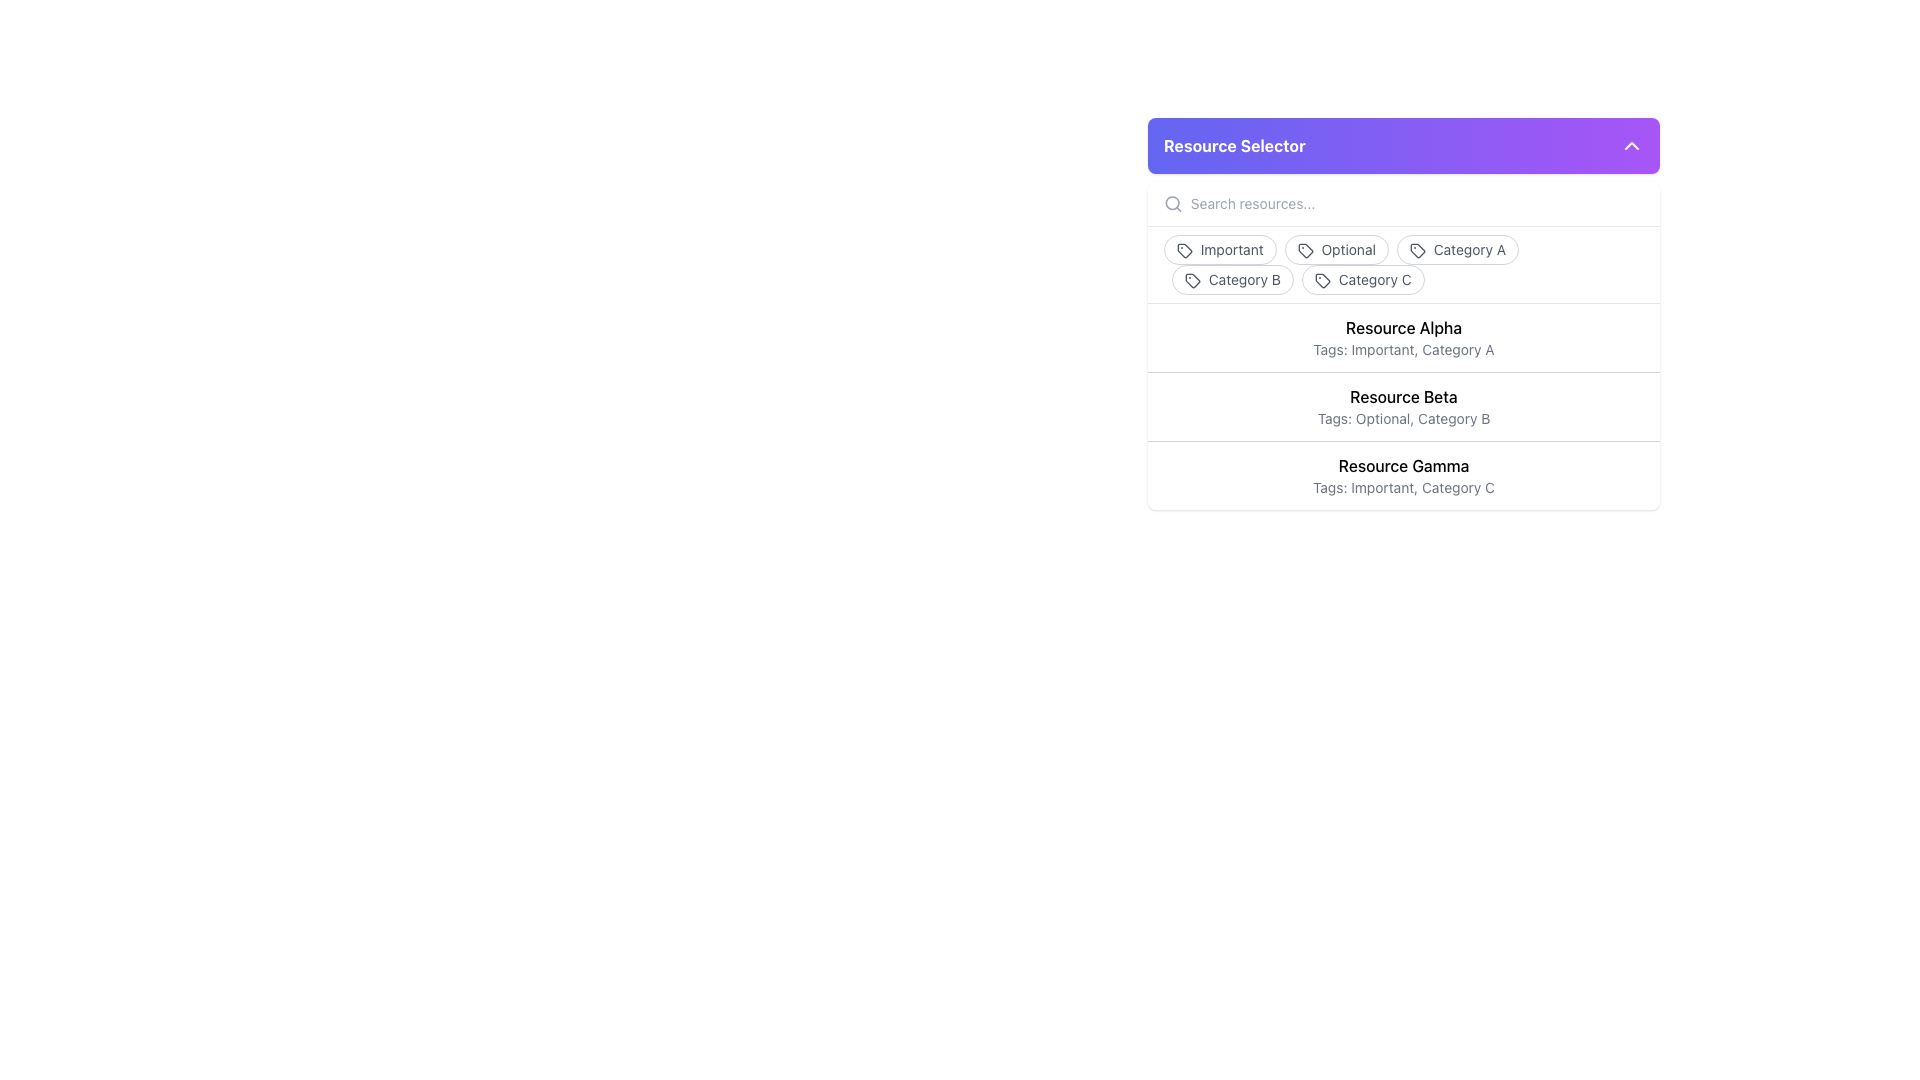 The height and width of the screenshot is (1080, 1920). Describe the element at coordinates (1402, 349) in the screenshot. I see `the text label displaying 'Tags: Important, Category A', which is styled with a smaller font size and gray color, positioned below the title 'Resource Alpha'` at that location.